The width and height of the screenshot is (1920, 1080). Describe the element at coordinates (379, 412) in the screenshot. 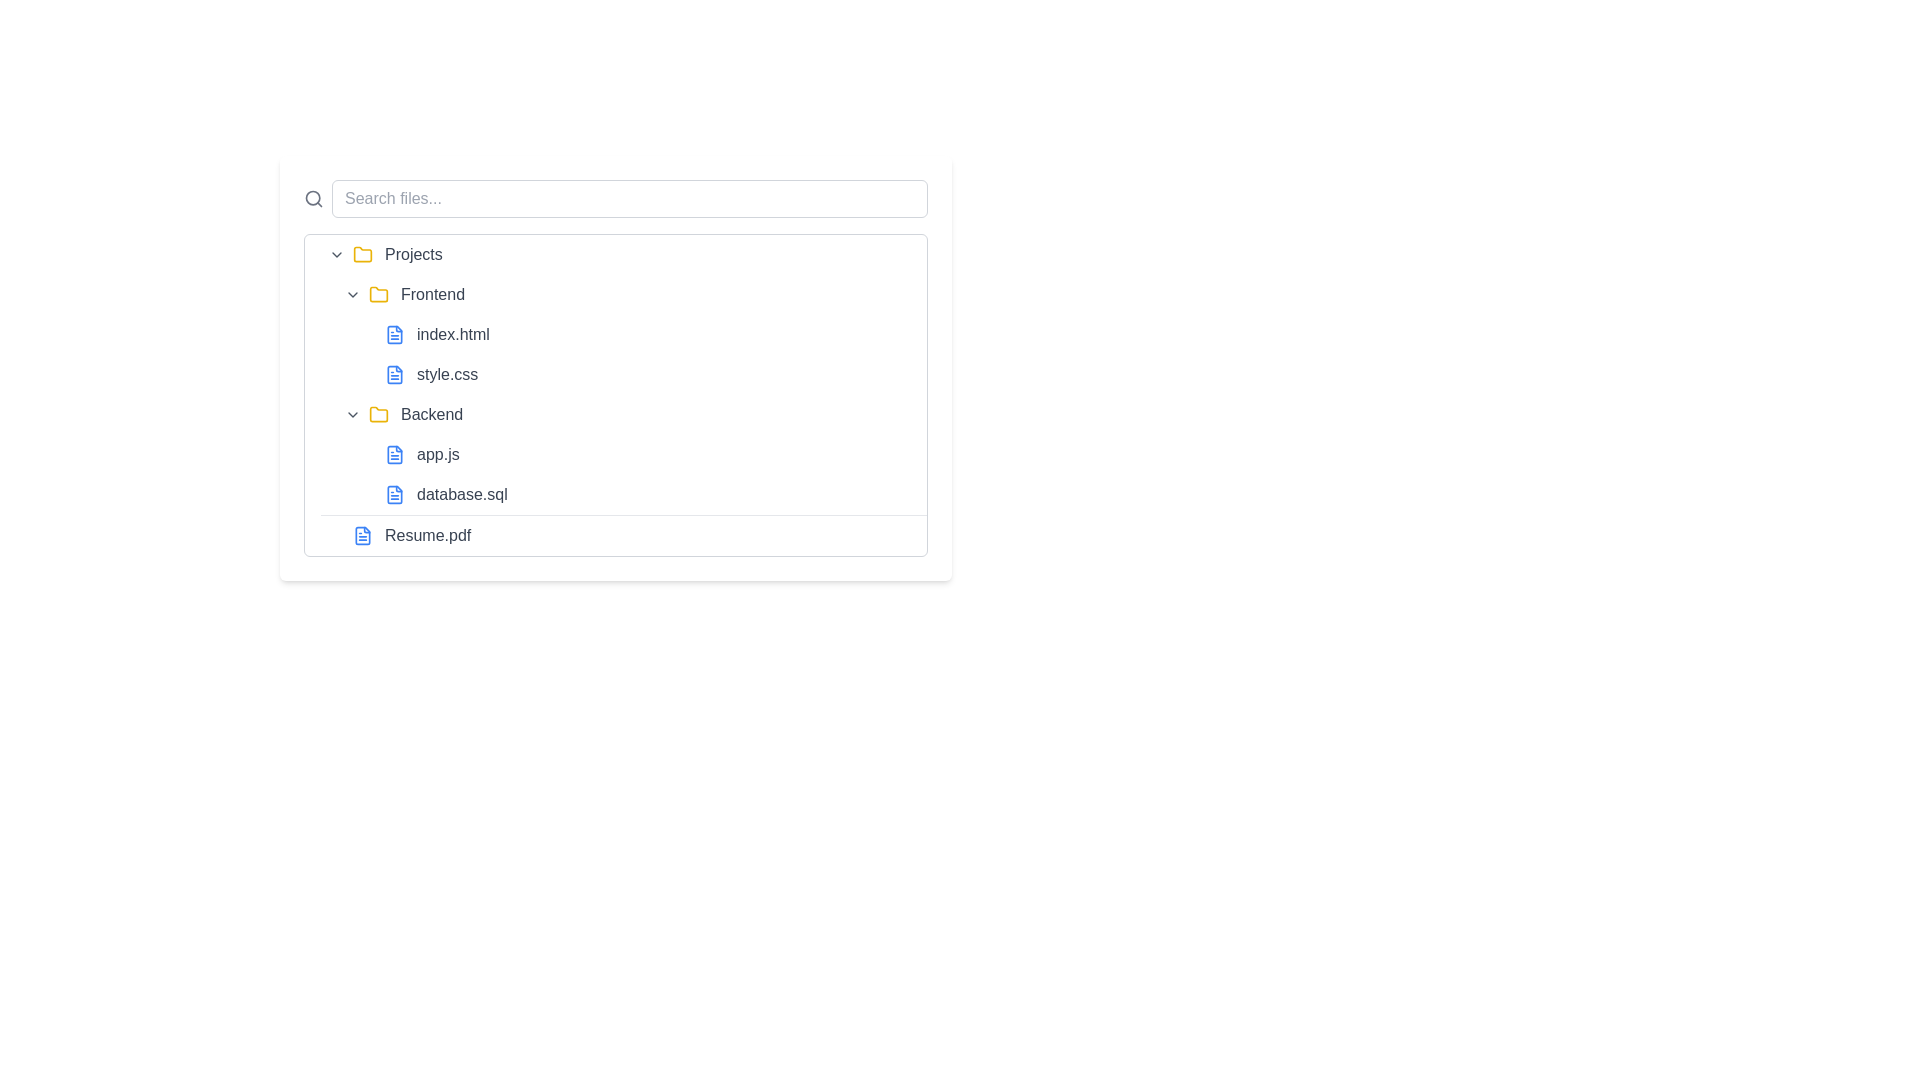

I see `the folder icon located in the file structure panel under 'Projects' before the label 'Backend'` at that location.